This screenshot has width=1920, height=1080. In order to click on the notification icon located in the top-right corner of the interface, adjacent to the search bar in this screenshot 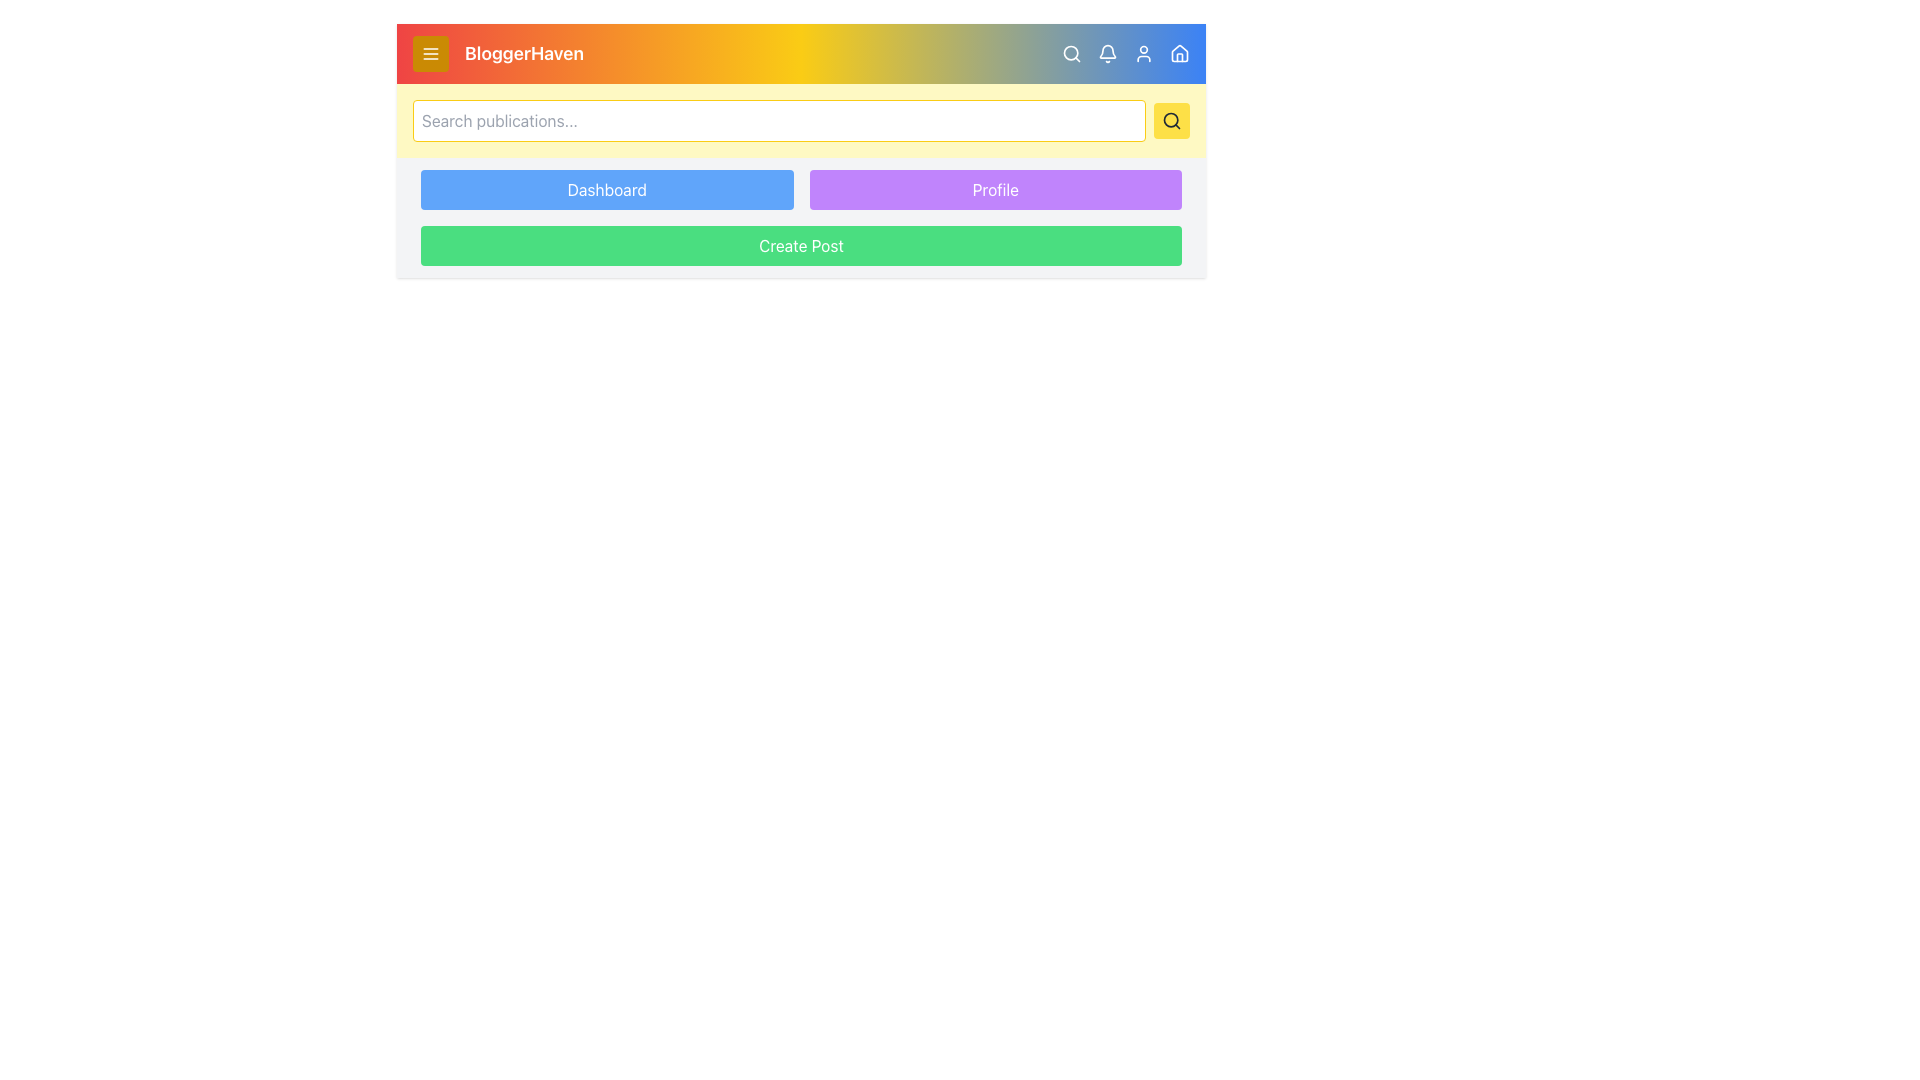, I will do `click(1126, 53)`.